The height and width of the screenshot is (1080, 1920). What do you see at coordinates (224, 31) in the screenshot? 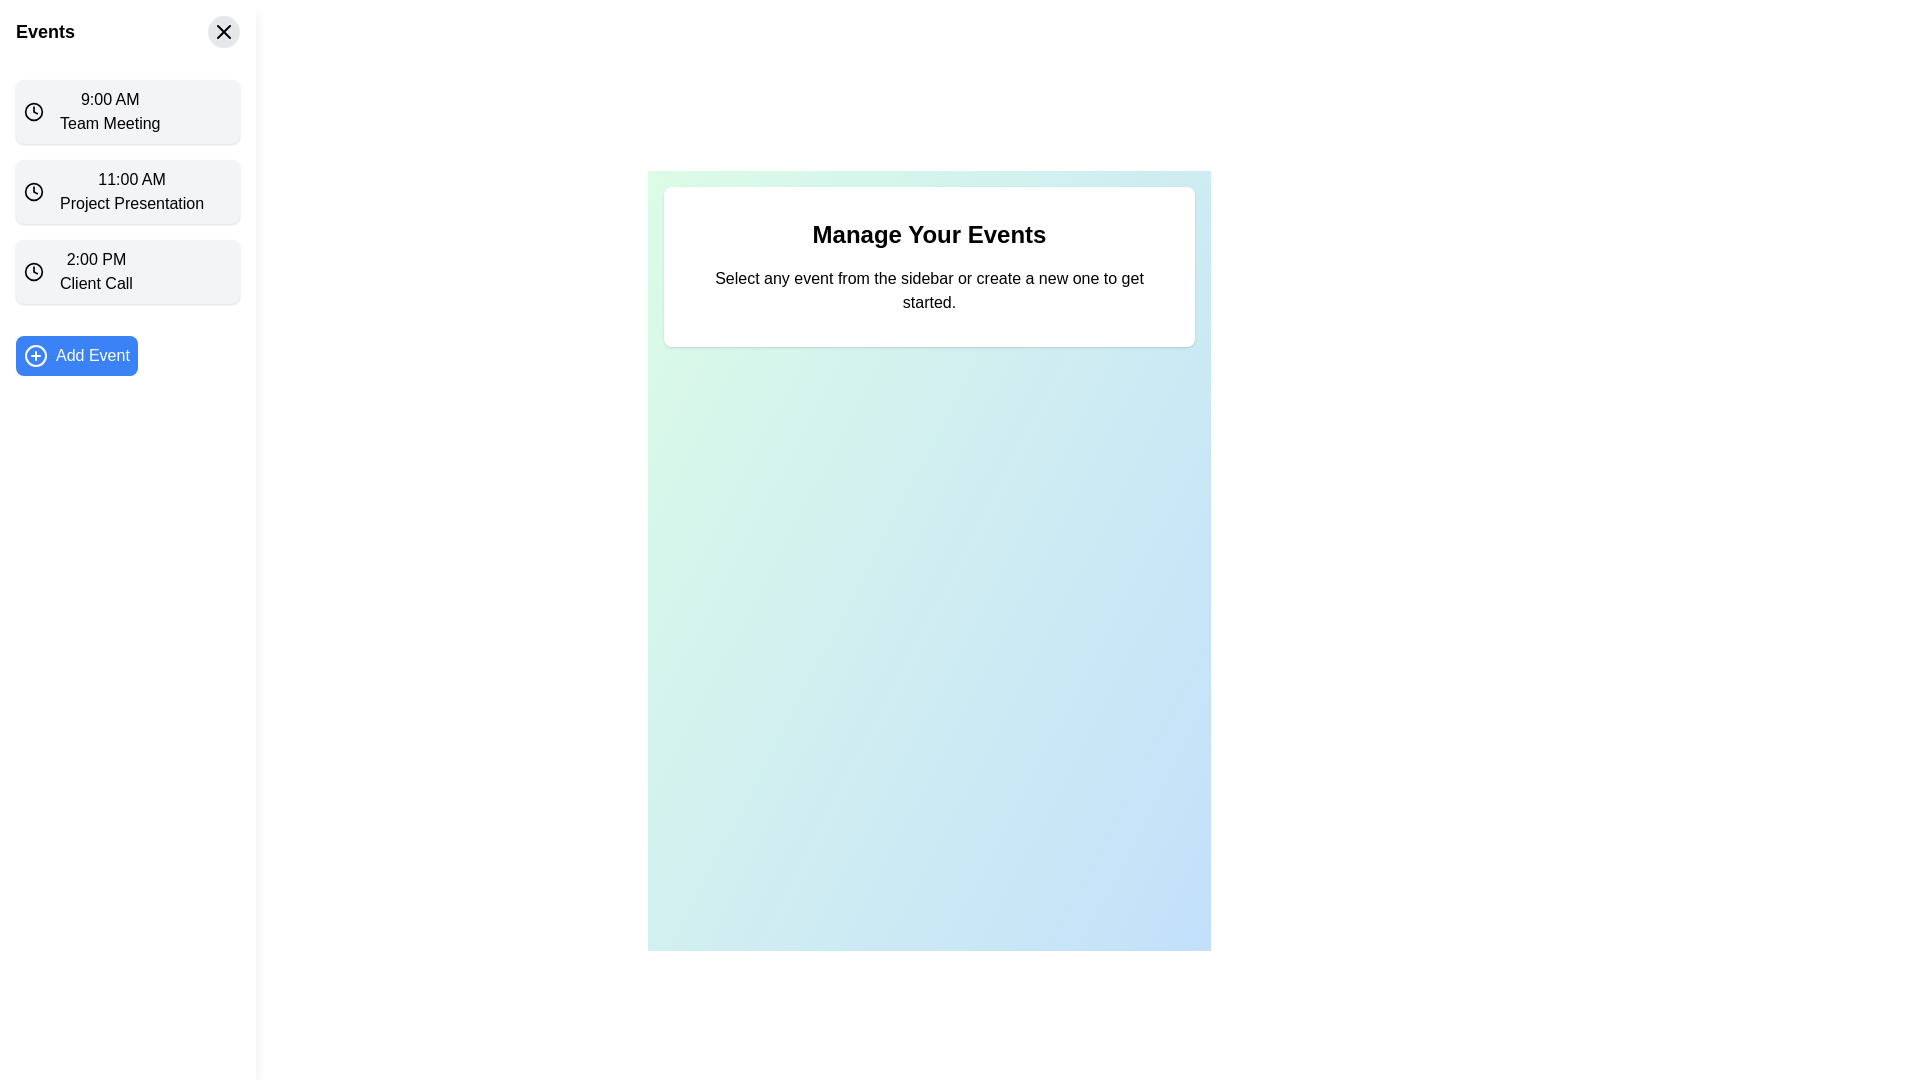
I see `the 'X' icon in the top-right corner of the sidebar header, adjacent to the title 'Events'` at bounding box center [224, 31].